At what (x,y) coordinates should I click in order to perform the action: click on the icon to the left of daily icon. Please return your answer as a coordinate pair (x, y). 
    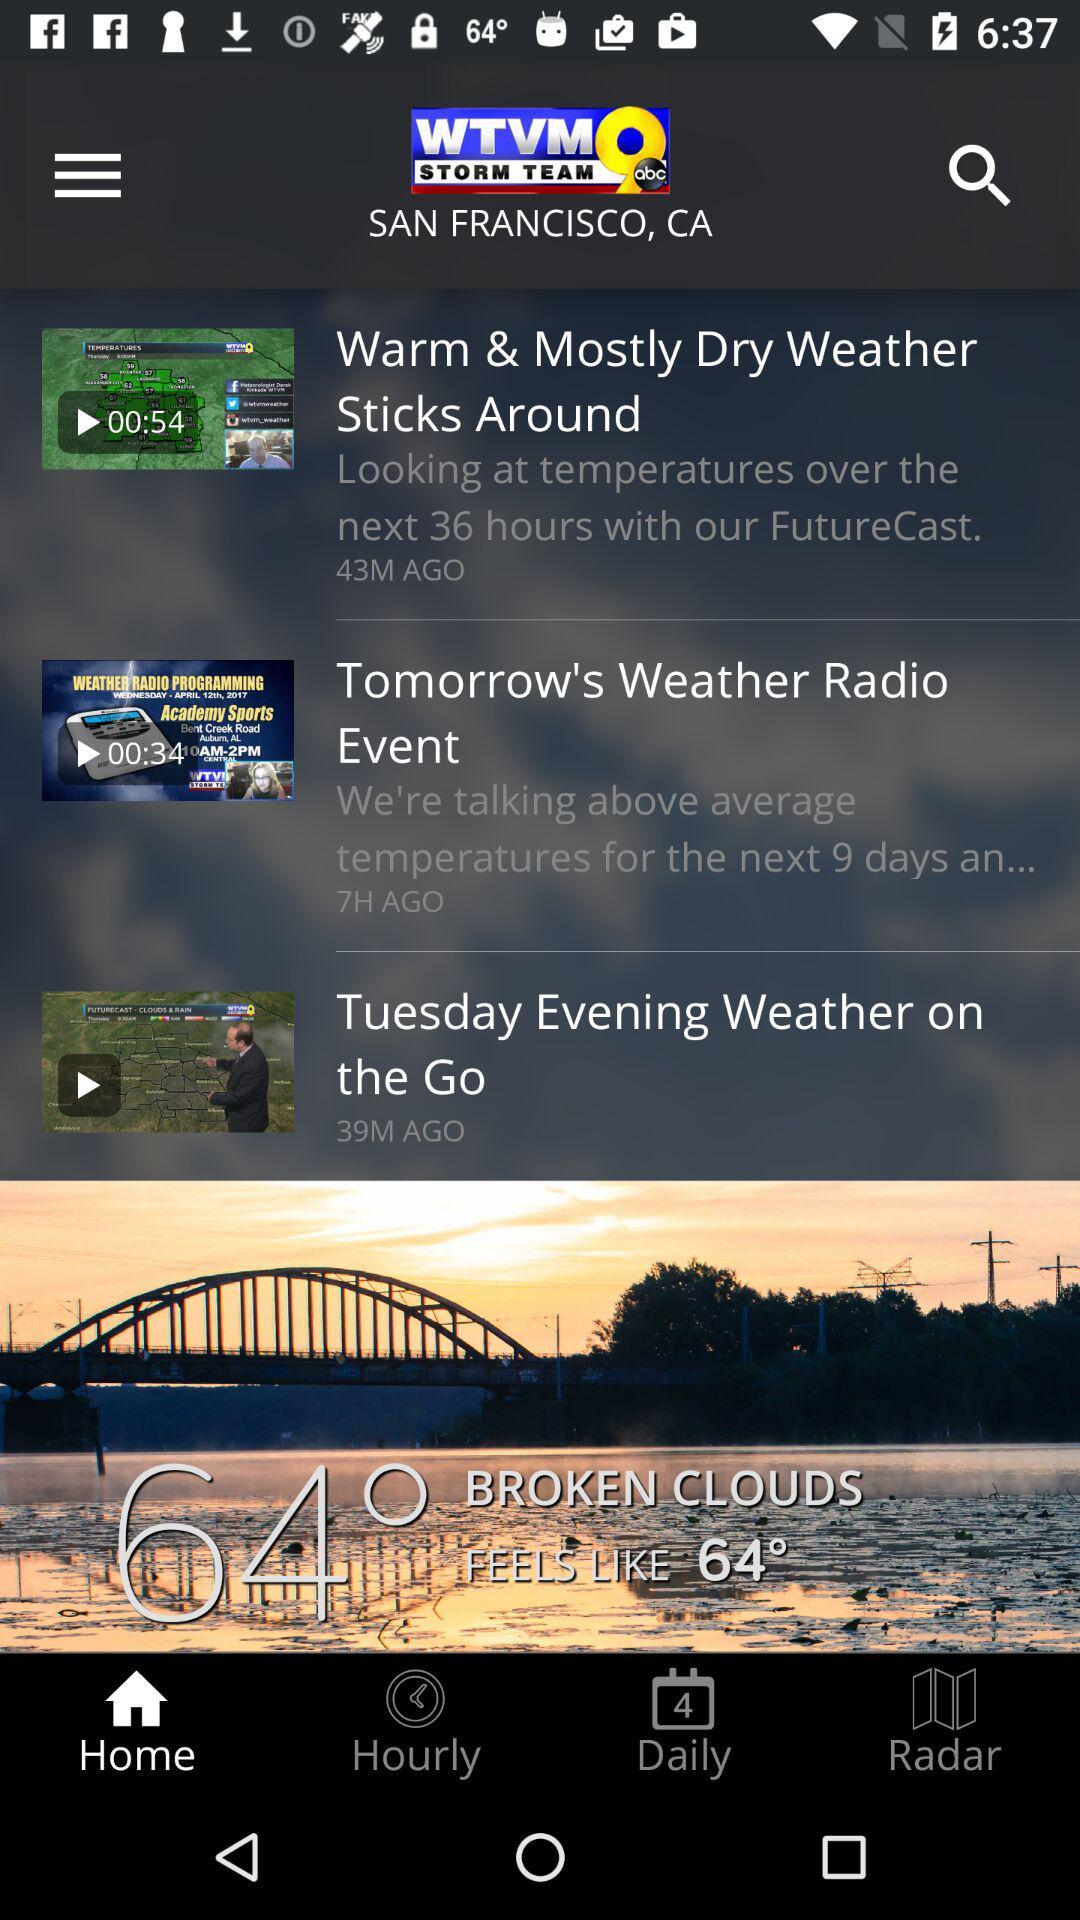
    Looking at the image, I should click on (414, 1722).